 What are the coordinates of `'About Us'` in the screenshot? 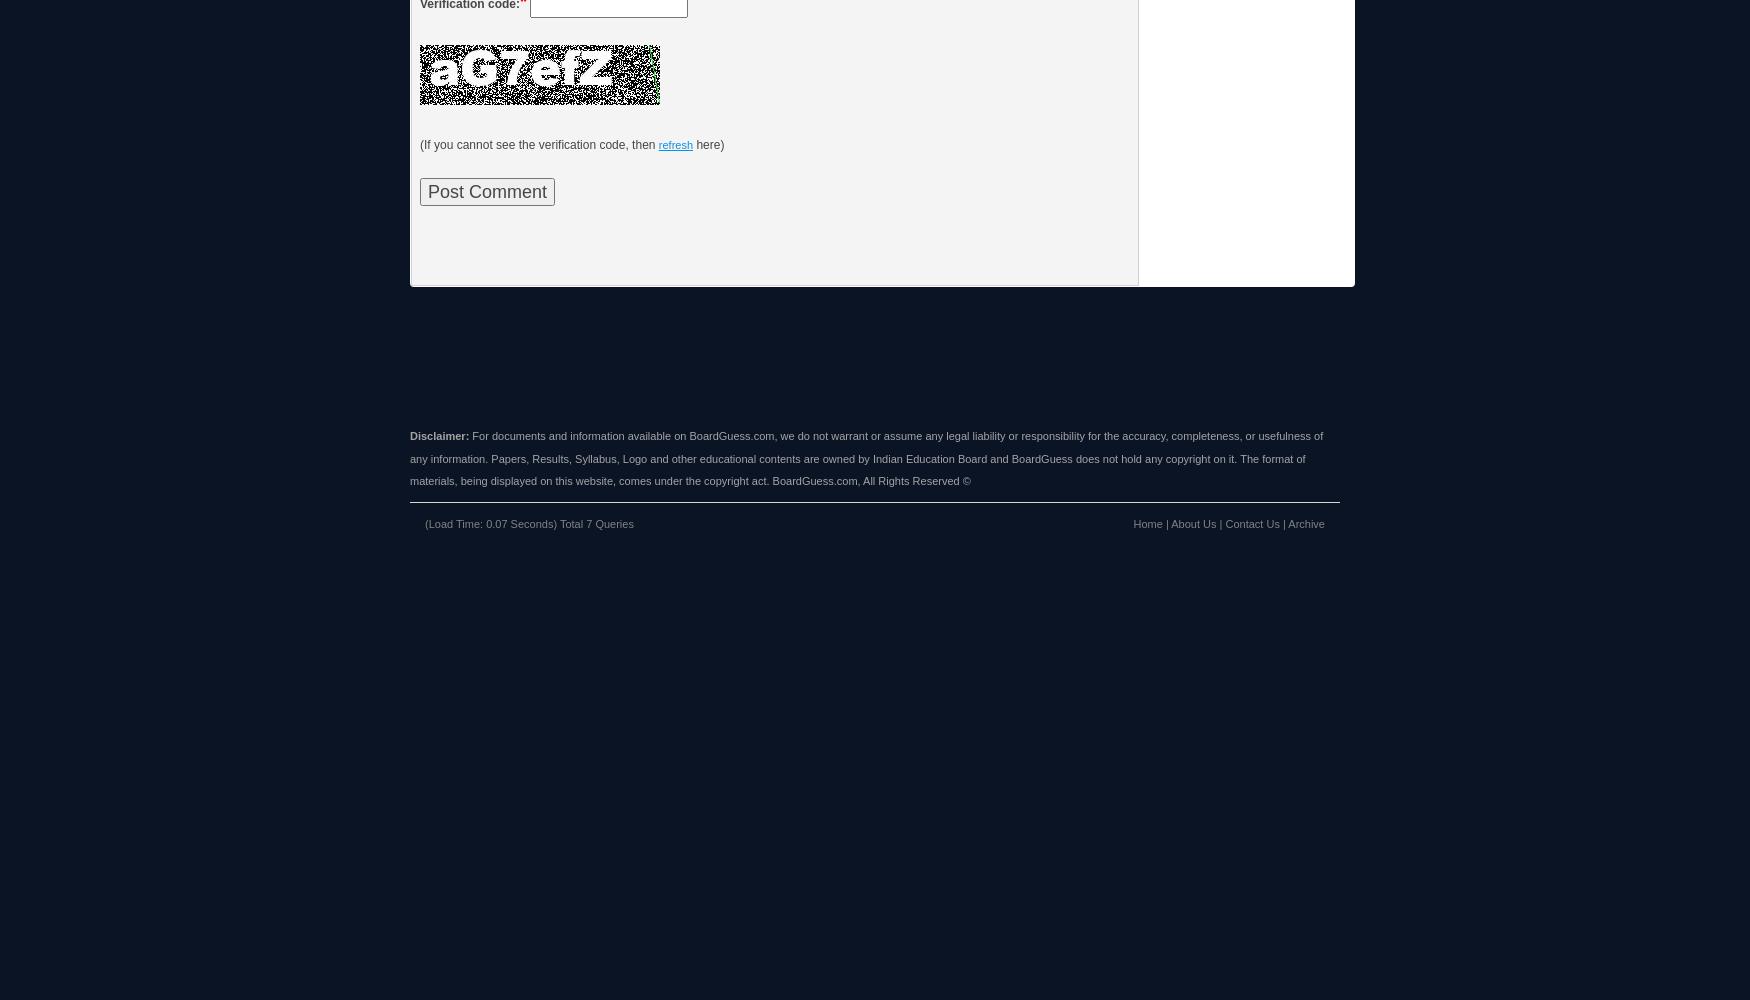 It's located at (1169, 523).